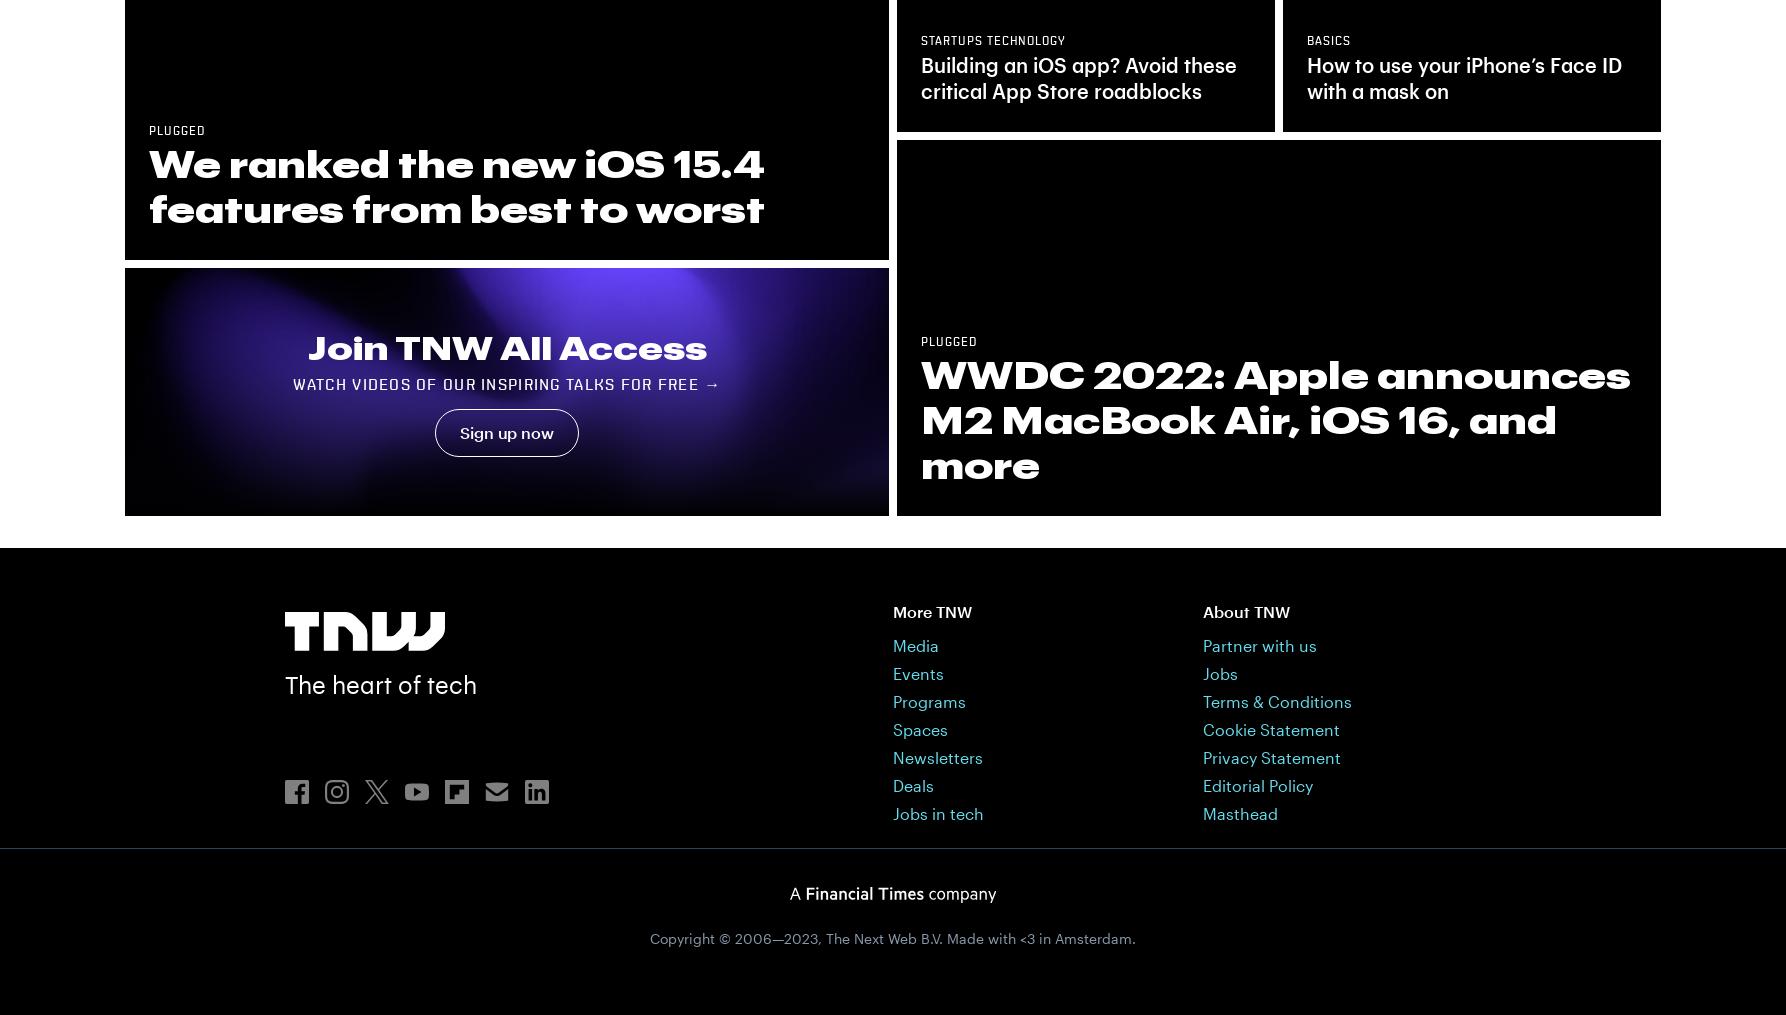 Image resolution: width=1786 pixels, height=1015 pixels. Describe the element at coordinates (1077, 77) in the screenshot. I see `'Building an iOS app? Avoid these critical App Store roadblocks'` at that location.